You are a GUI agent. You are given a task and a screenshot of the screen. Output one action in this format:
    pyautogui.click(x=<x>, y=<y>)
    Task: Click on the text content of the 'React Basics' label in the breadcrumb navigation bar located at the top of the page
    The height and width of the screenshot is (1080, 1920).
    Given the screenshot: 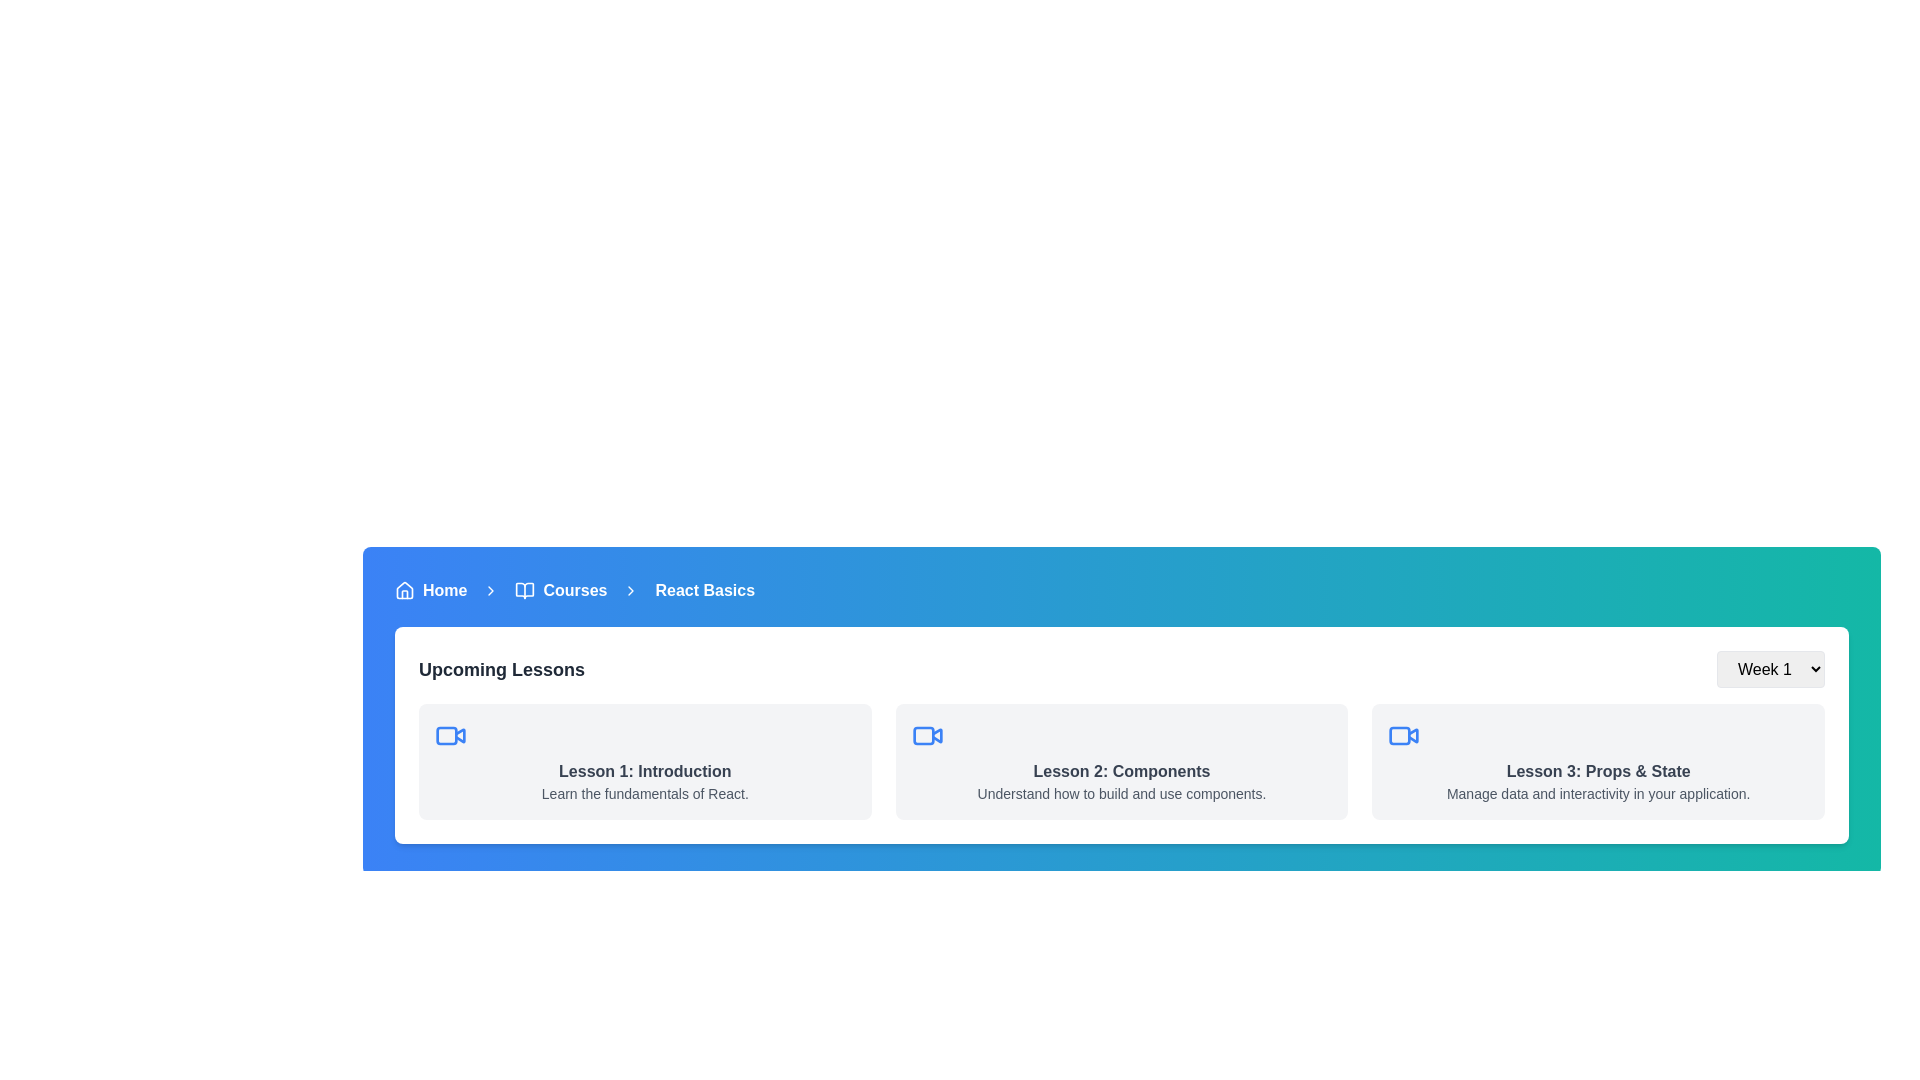 What is the action you would take?
    pyautogui.click(x=705, y=589)
    